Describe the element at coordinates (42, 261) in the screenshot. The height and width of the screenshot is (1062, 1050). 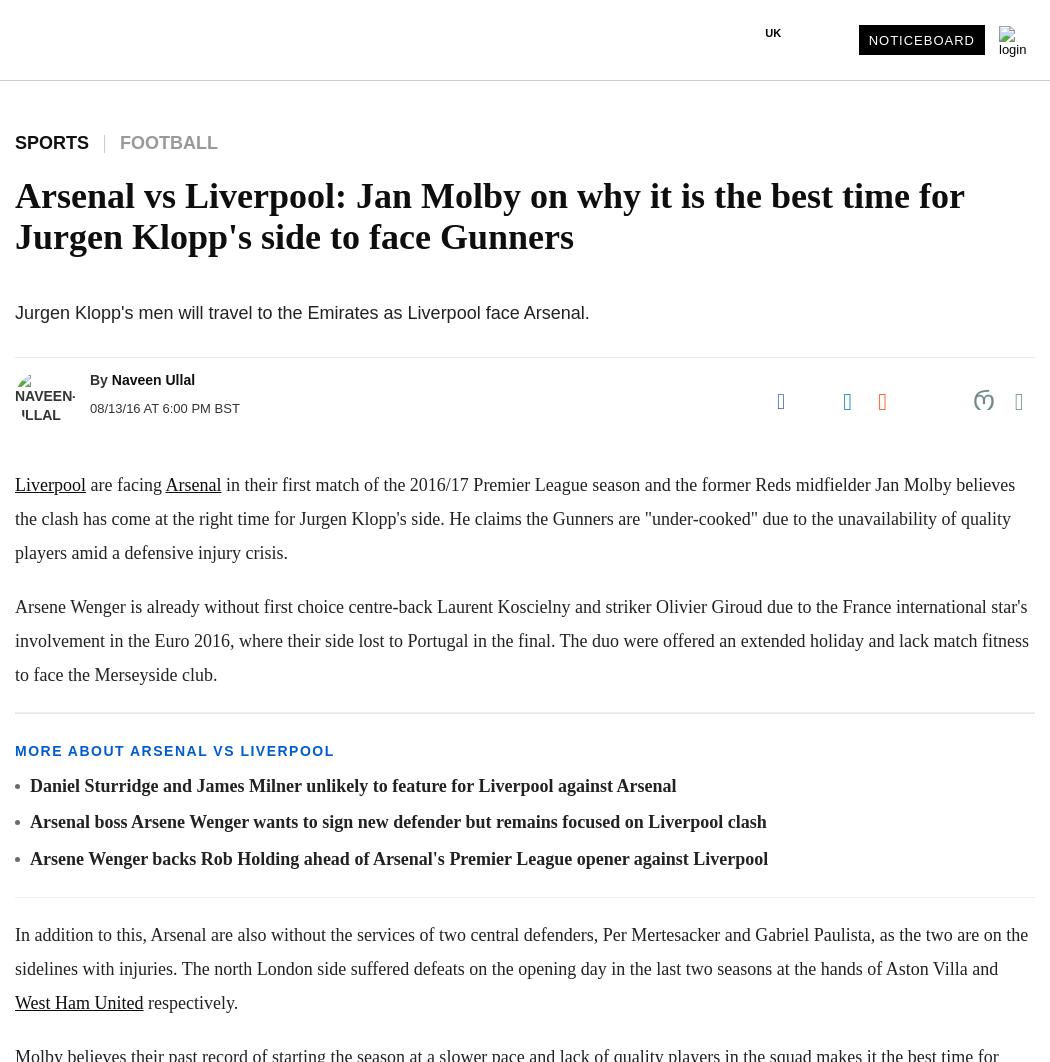
I see `'Business'` at that location.